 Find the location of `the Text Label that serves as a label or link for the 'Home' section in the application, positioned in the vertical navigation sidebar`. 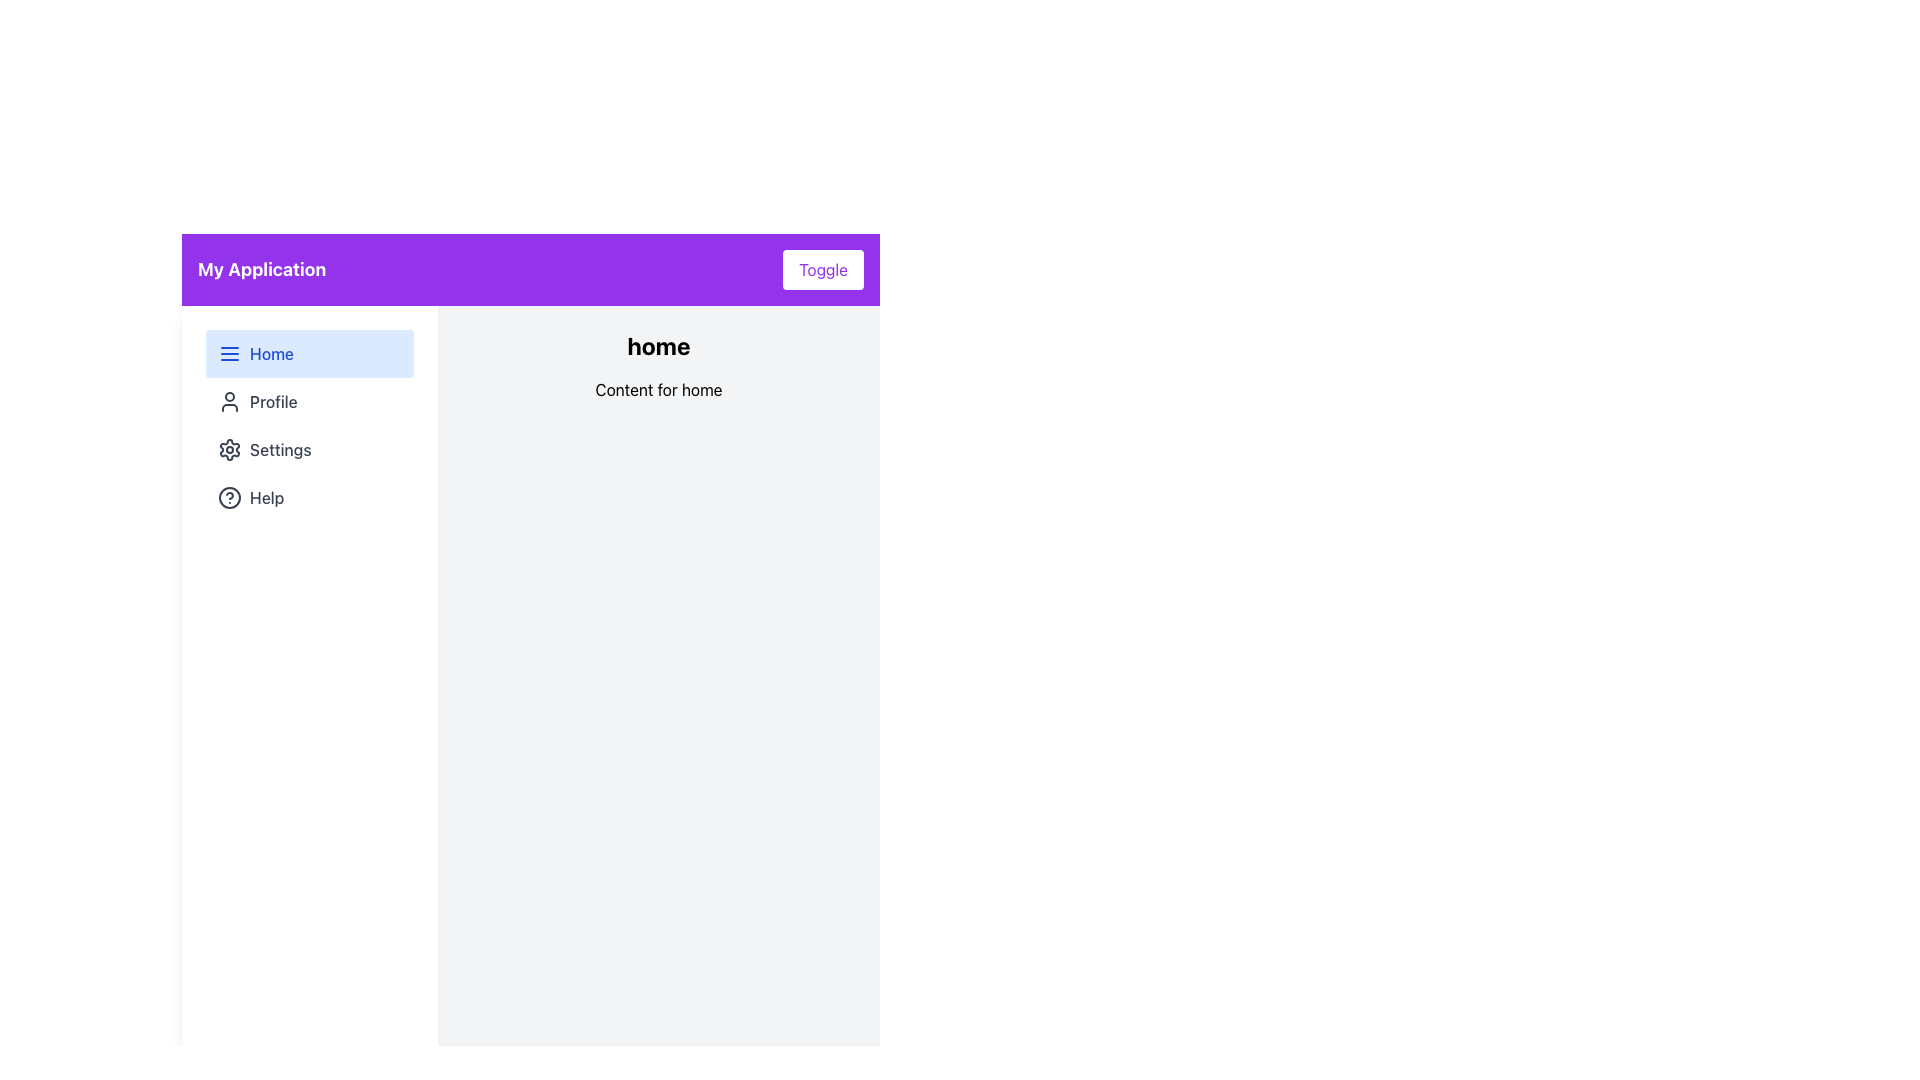

the Text Label that serves as a label or link for the 'Home' section in the application, positioned in the vertical navigation sidebar is located at coordinates (271, 353).